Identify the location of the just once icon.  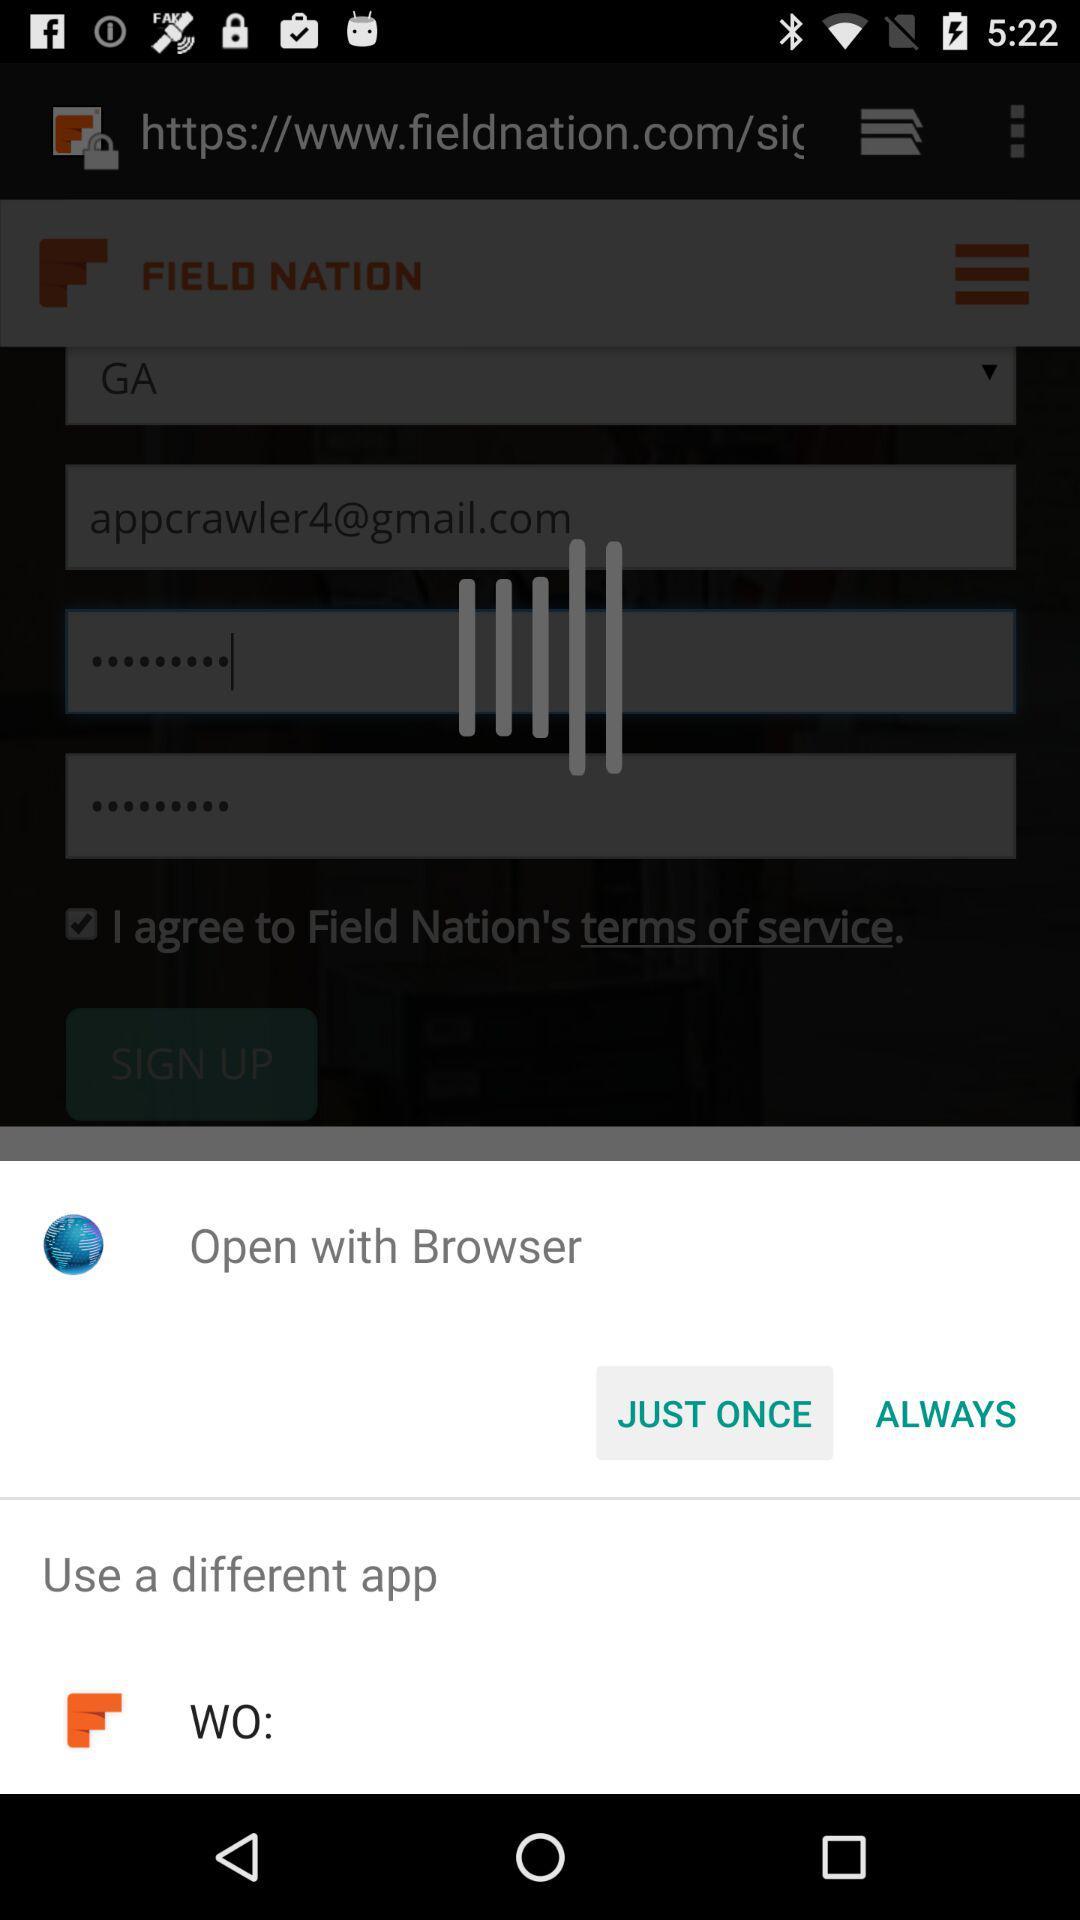
(713, 1411).